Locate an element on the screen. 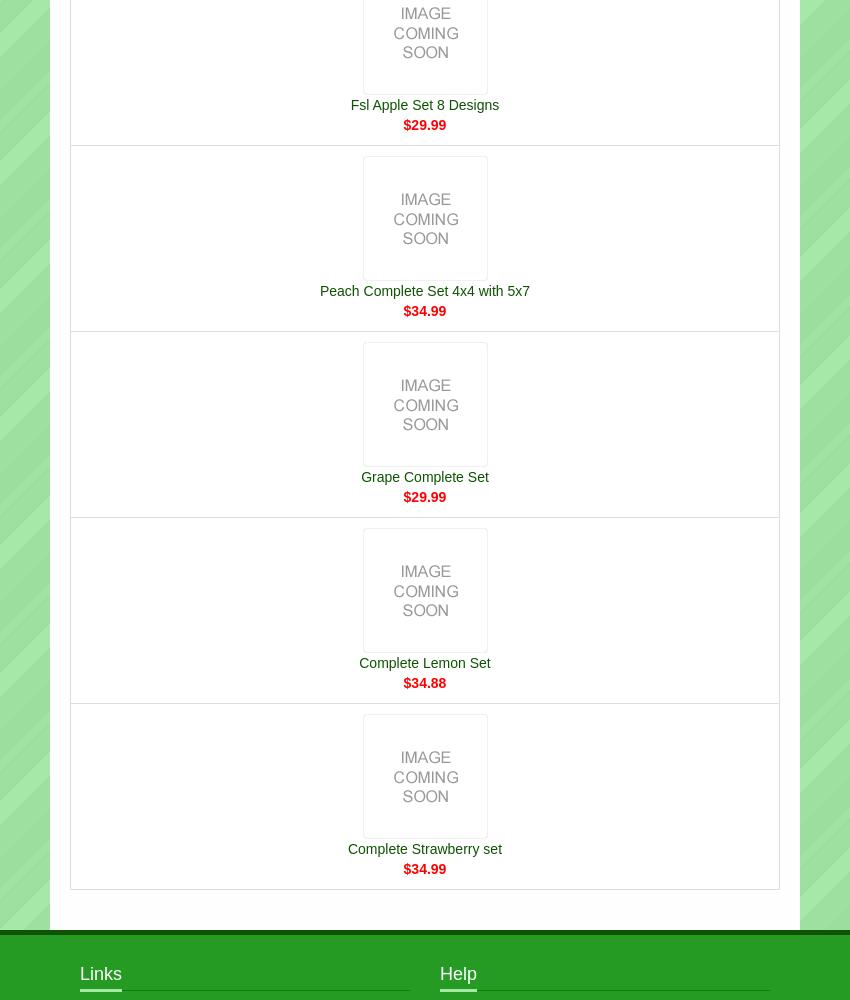 This screenshot has width=850, height=1000. 'Fsl Apple Set 8 Designs' is located at coordinates (424, 103).